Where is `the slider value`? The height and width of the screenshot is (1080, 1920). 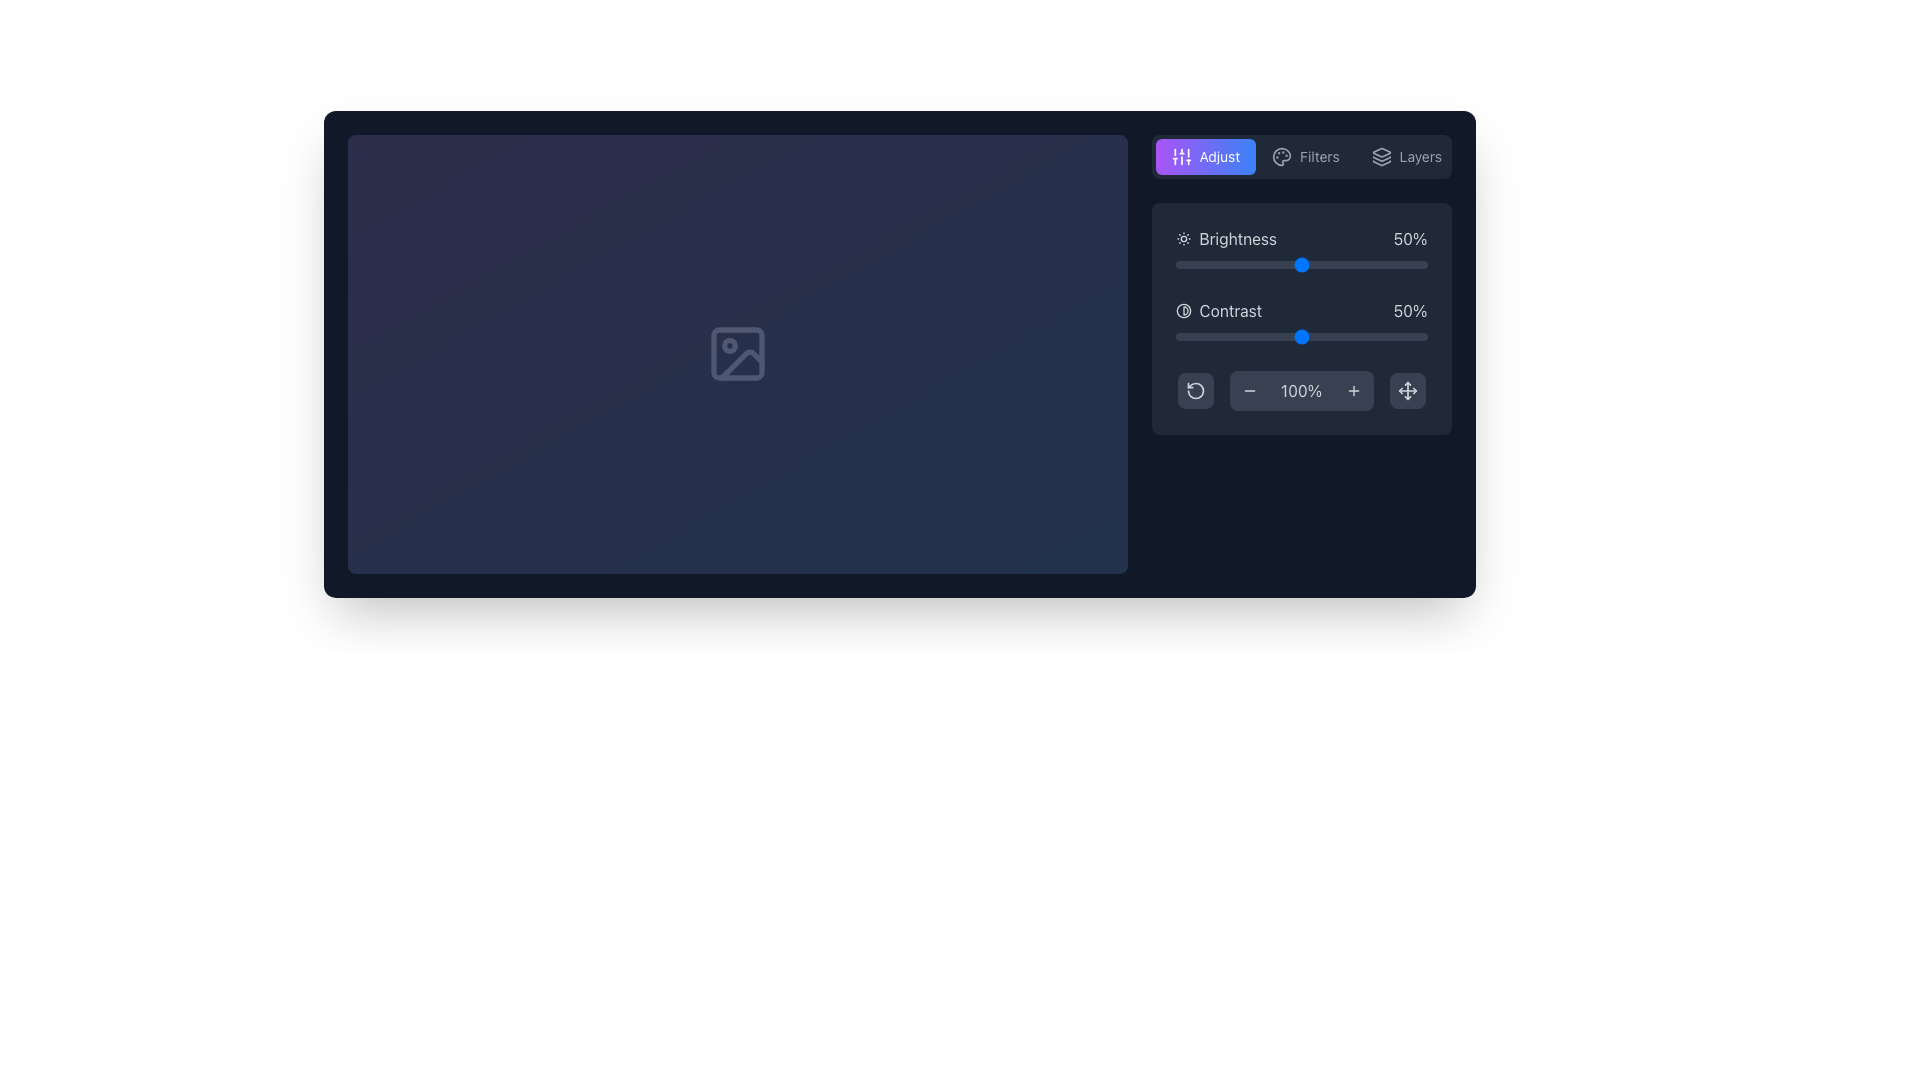
the slider value is located at coordinates (1344, 264).